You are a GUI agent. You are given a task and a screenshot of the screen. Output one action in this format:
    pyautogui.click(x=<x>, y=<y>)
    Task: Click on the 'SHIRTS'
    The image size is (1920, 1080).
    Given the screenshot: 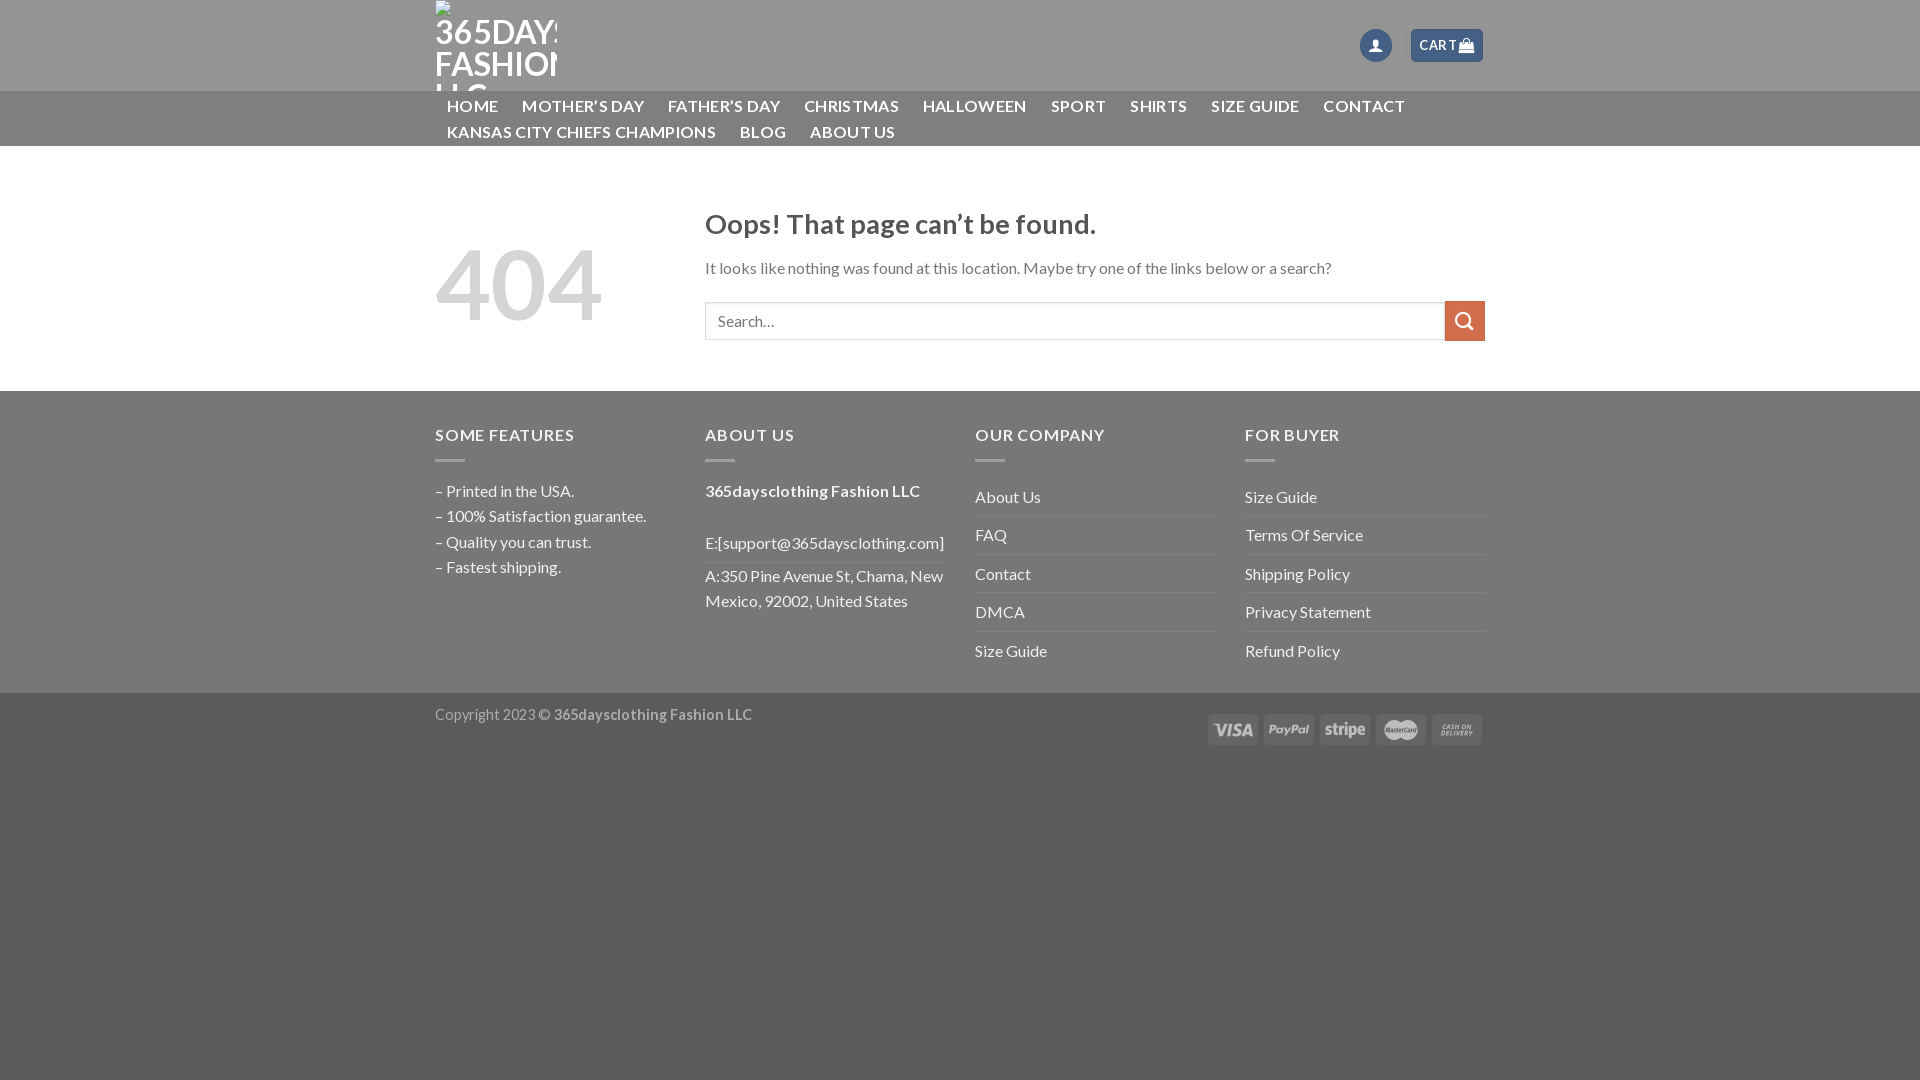 What is the action you would take?
    pyautogui.click(x=1117, y=105)
    